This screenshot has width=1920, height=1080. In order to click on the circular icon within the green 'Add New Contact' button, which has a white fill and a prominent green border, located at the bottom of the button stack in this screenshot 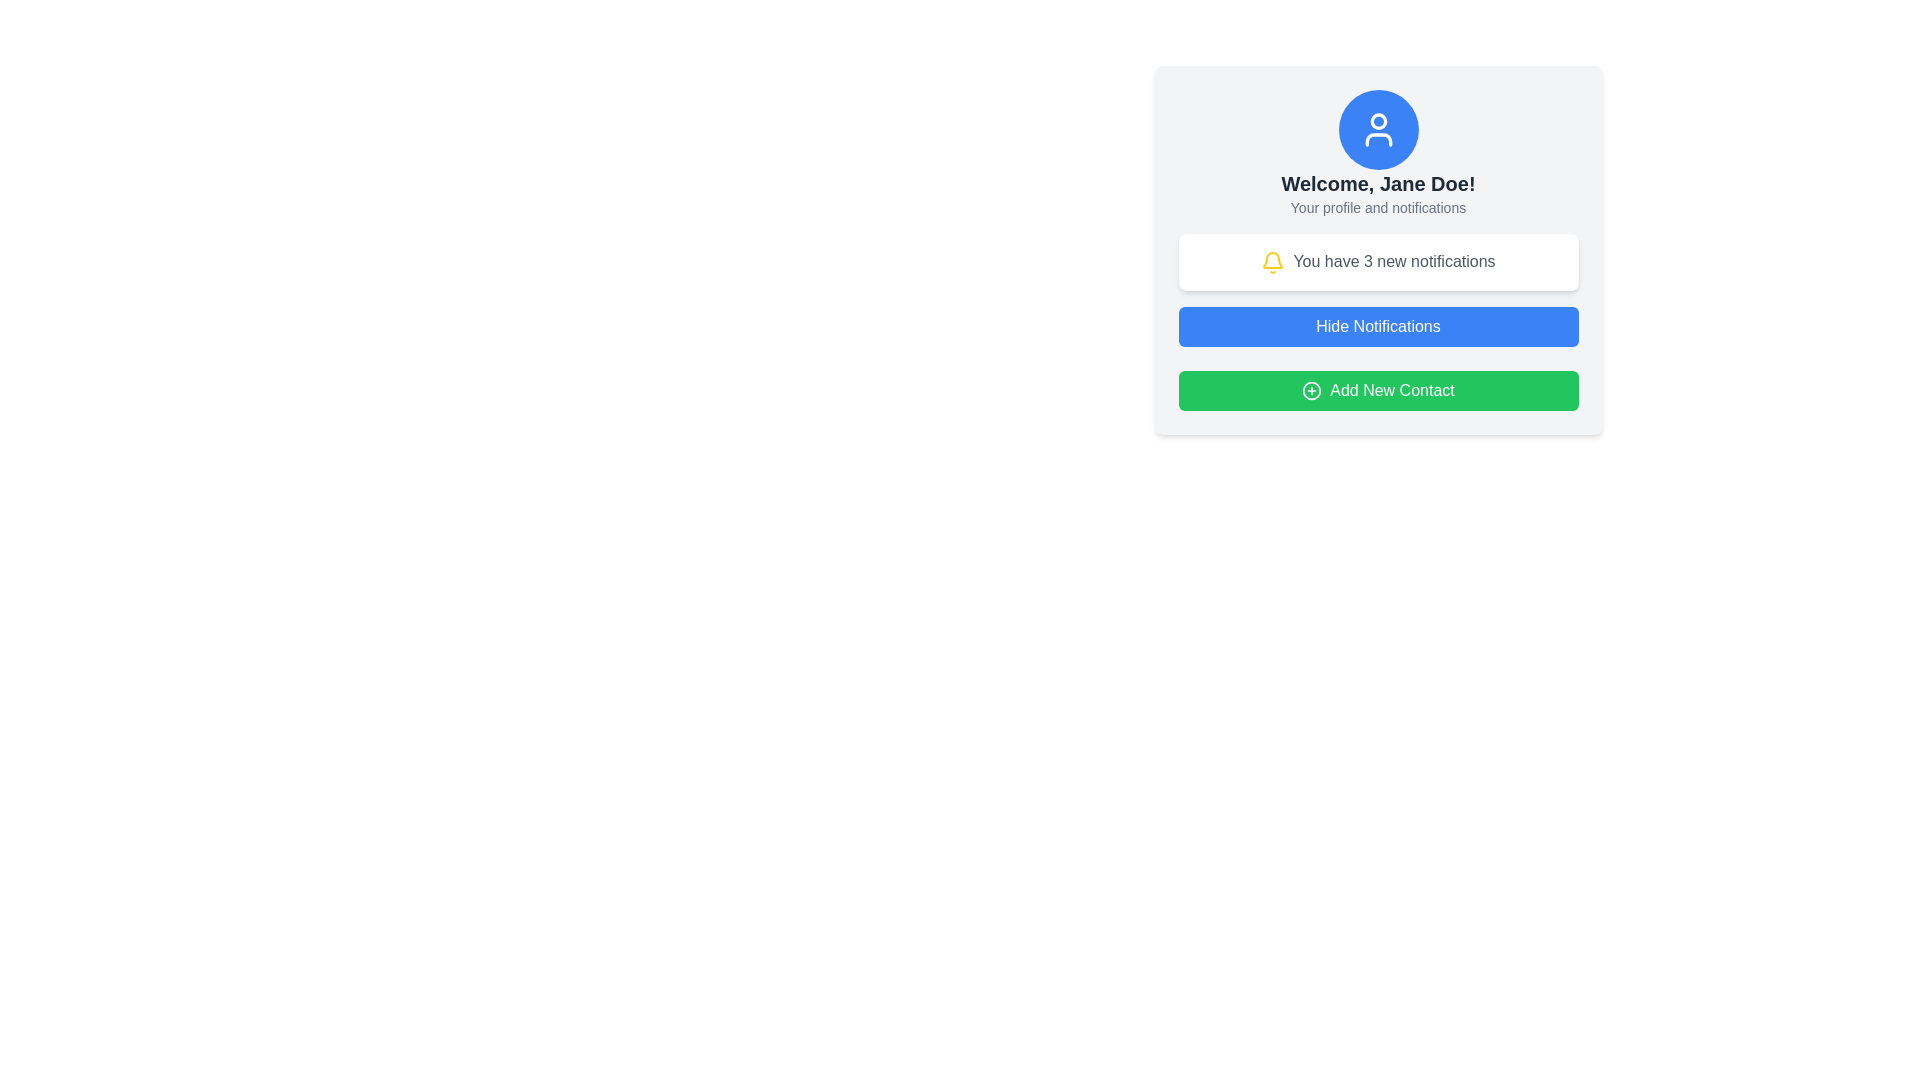, I will do `click(1312, 390)`.